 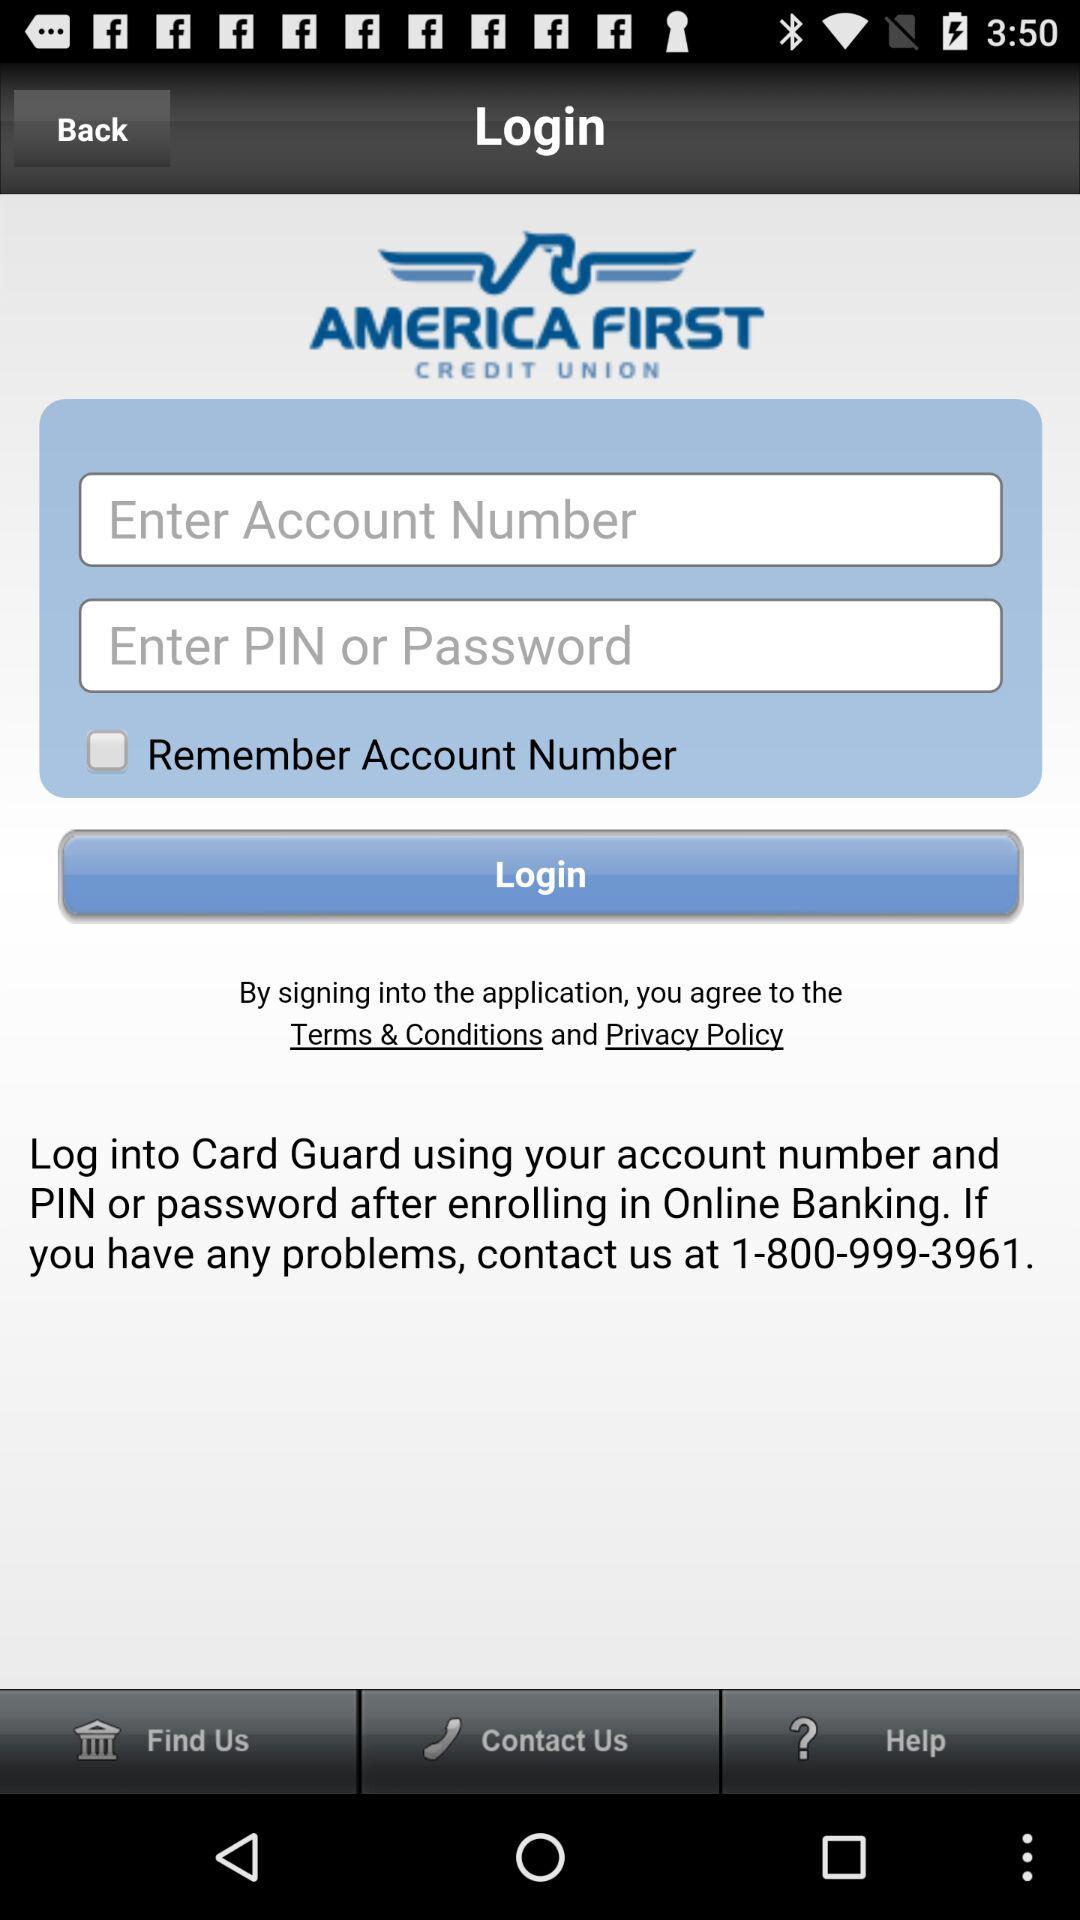 What do you see at coordinates (540, 1740) in the screenshot?
I see `call the option` at bounding box center [540, 1740].